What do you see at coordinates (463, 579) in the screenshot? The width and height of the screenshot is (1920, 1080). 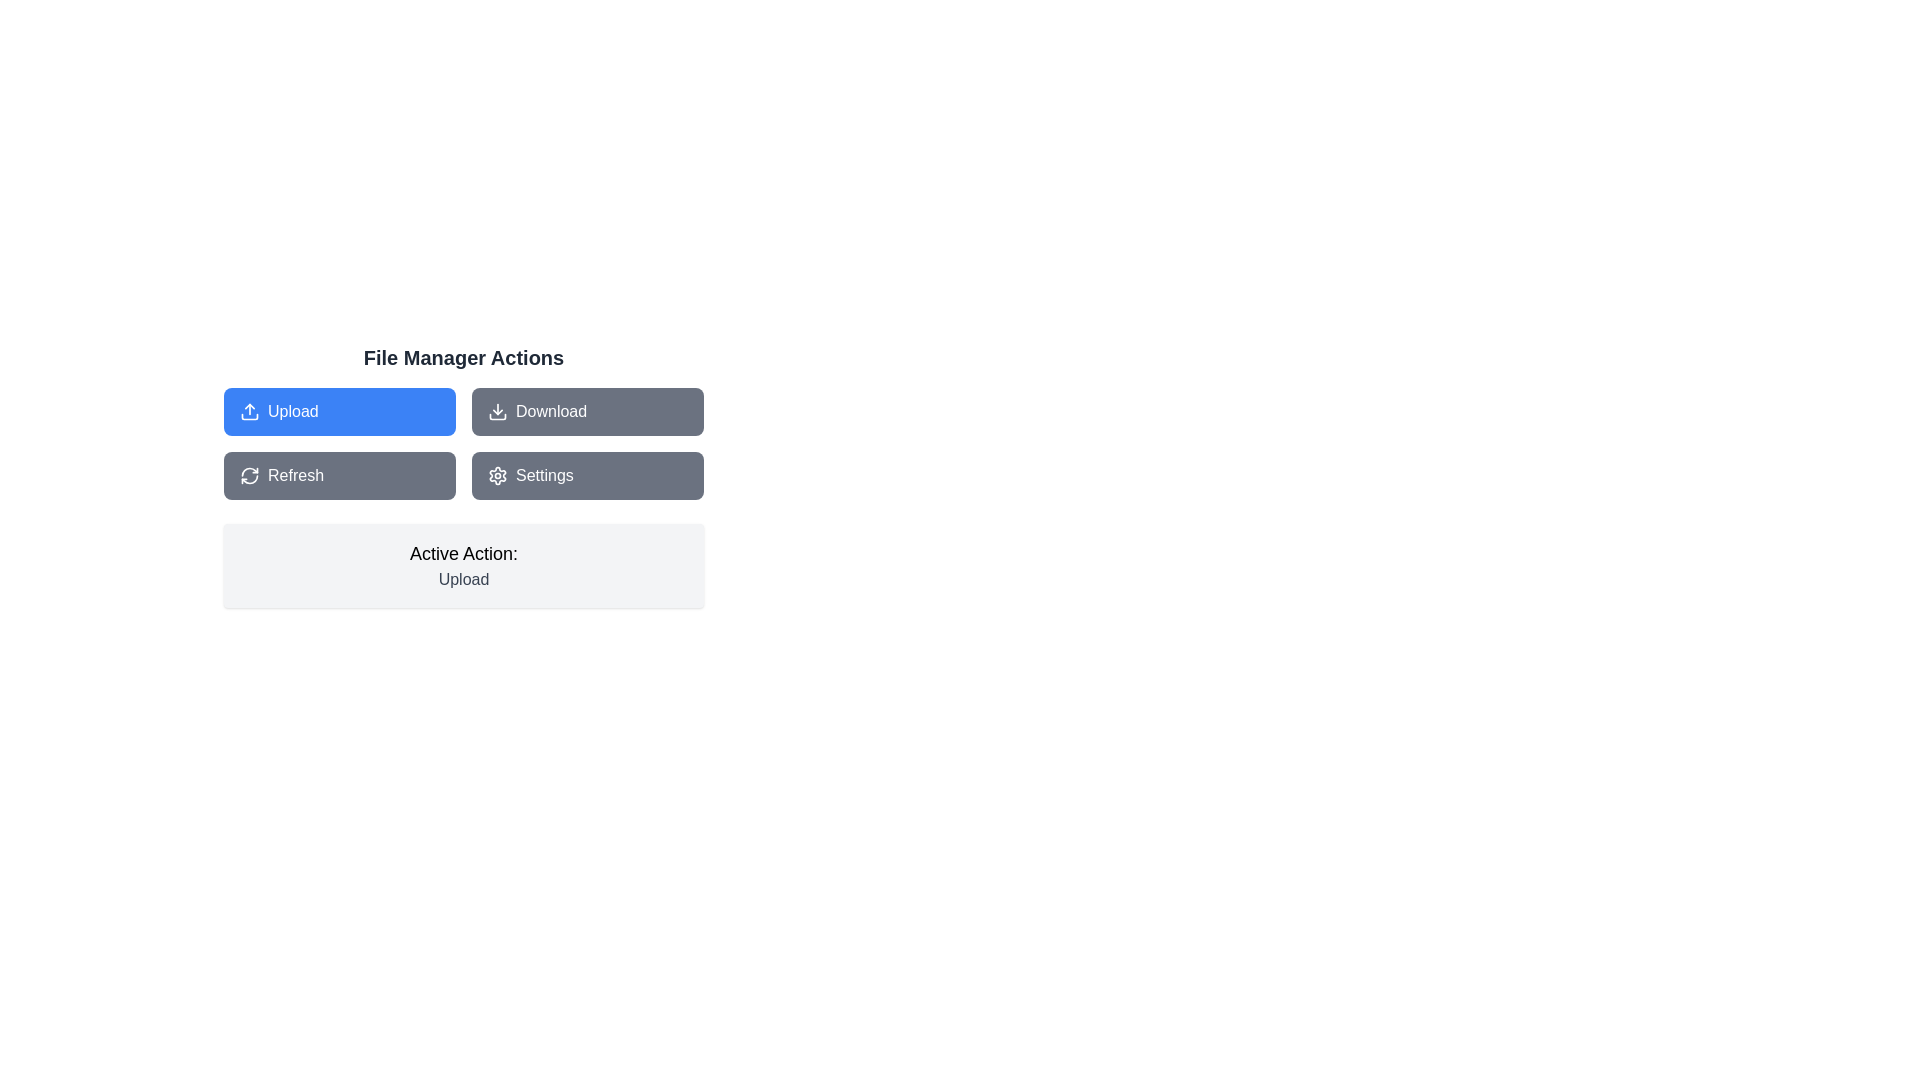 I see `the 'Upload' text label, which is located below the 'Active Action:' label in a pale gray box` at bounding box center [463, 579].